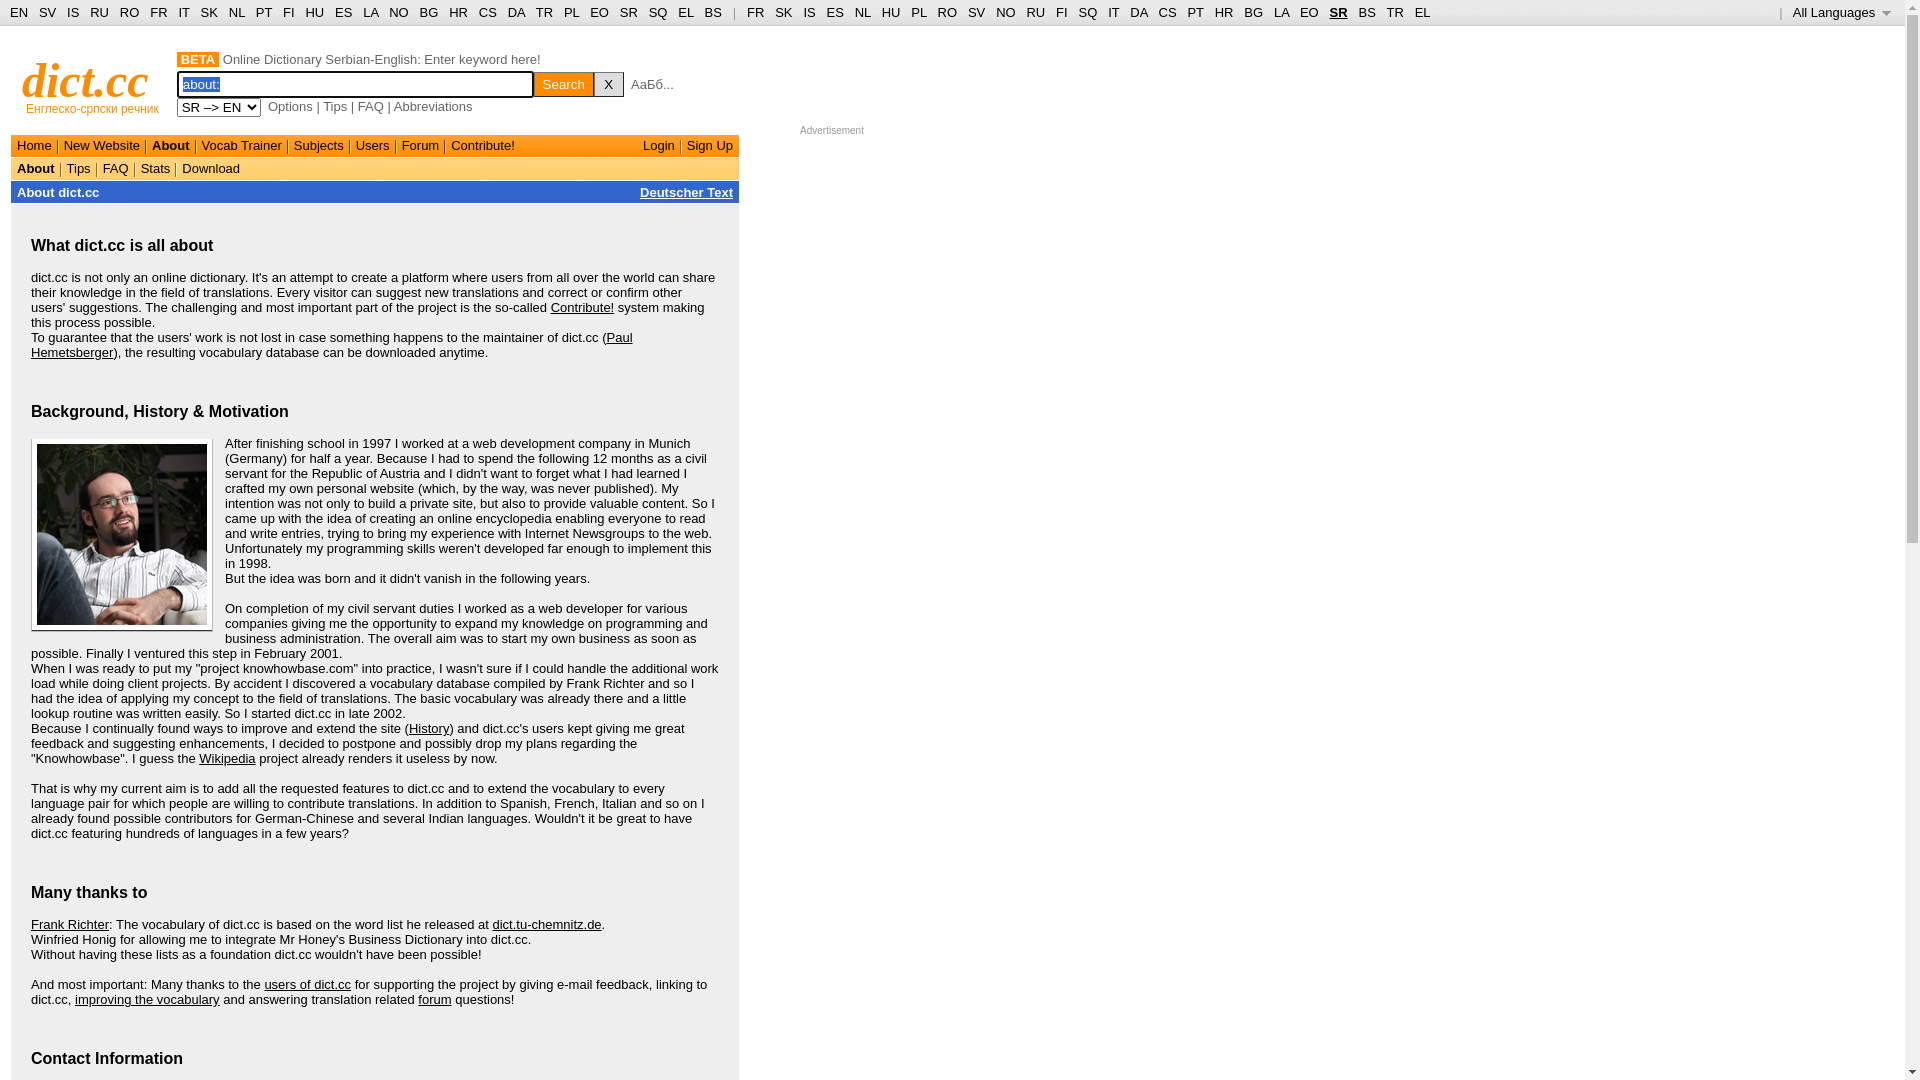 The image size is (1920, 1080). What do you see at coordinates (782, 12) in the screenshot?
I see `'SK'` at bounding box center [782, 12].